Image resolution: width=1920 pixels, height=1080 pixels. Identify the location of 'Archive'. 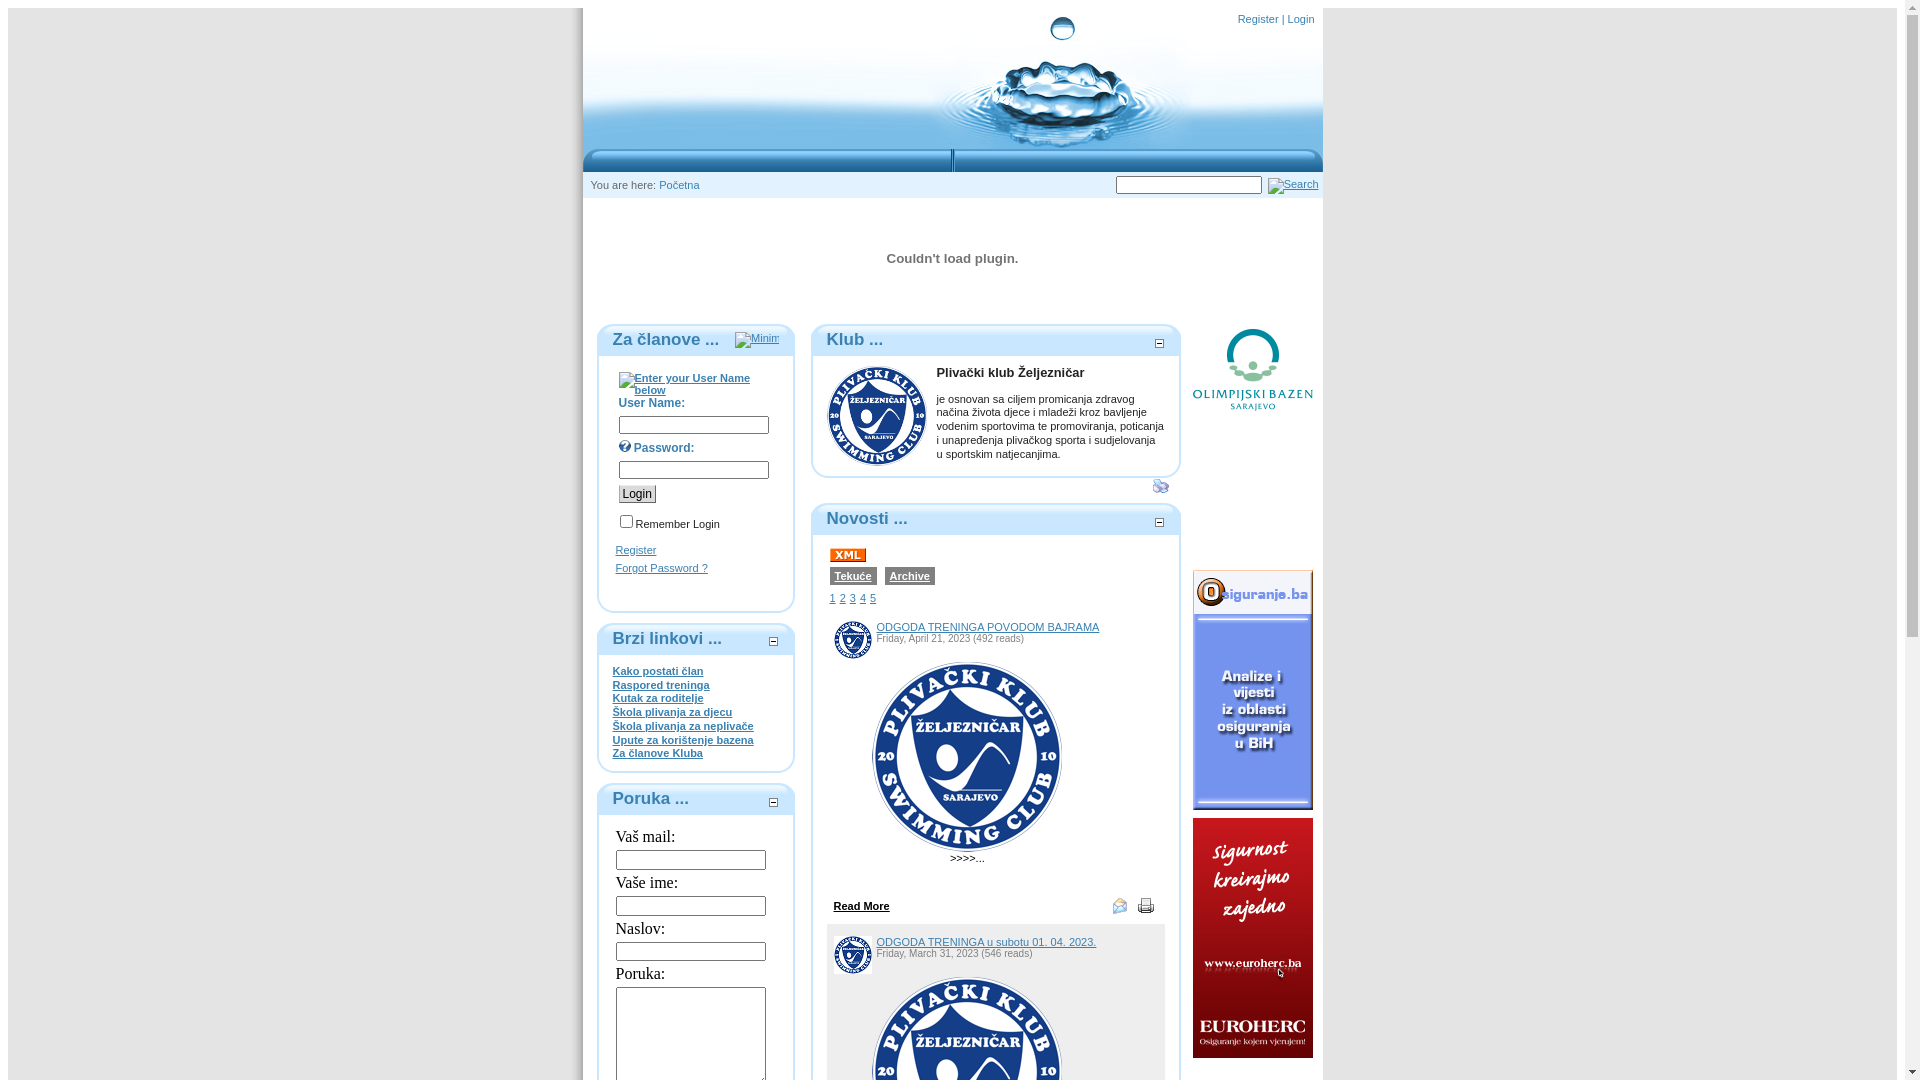
(883, 575).